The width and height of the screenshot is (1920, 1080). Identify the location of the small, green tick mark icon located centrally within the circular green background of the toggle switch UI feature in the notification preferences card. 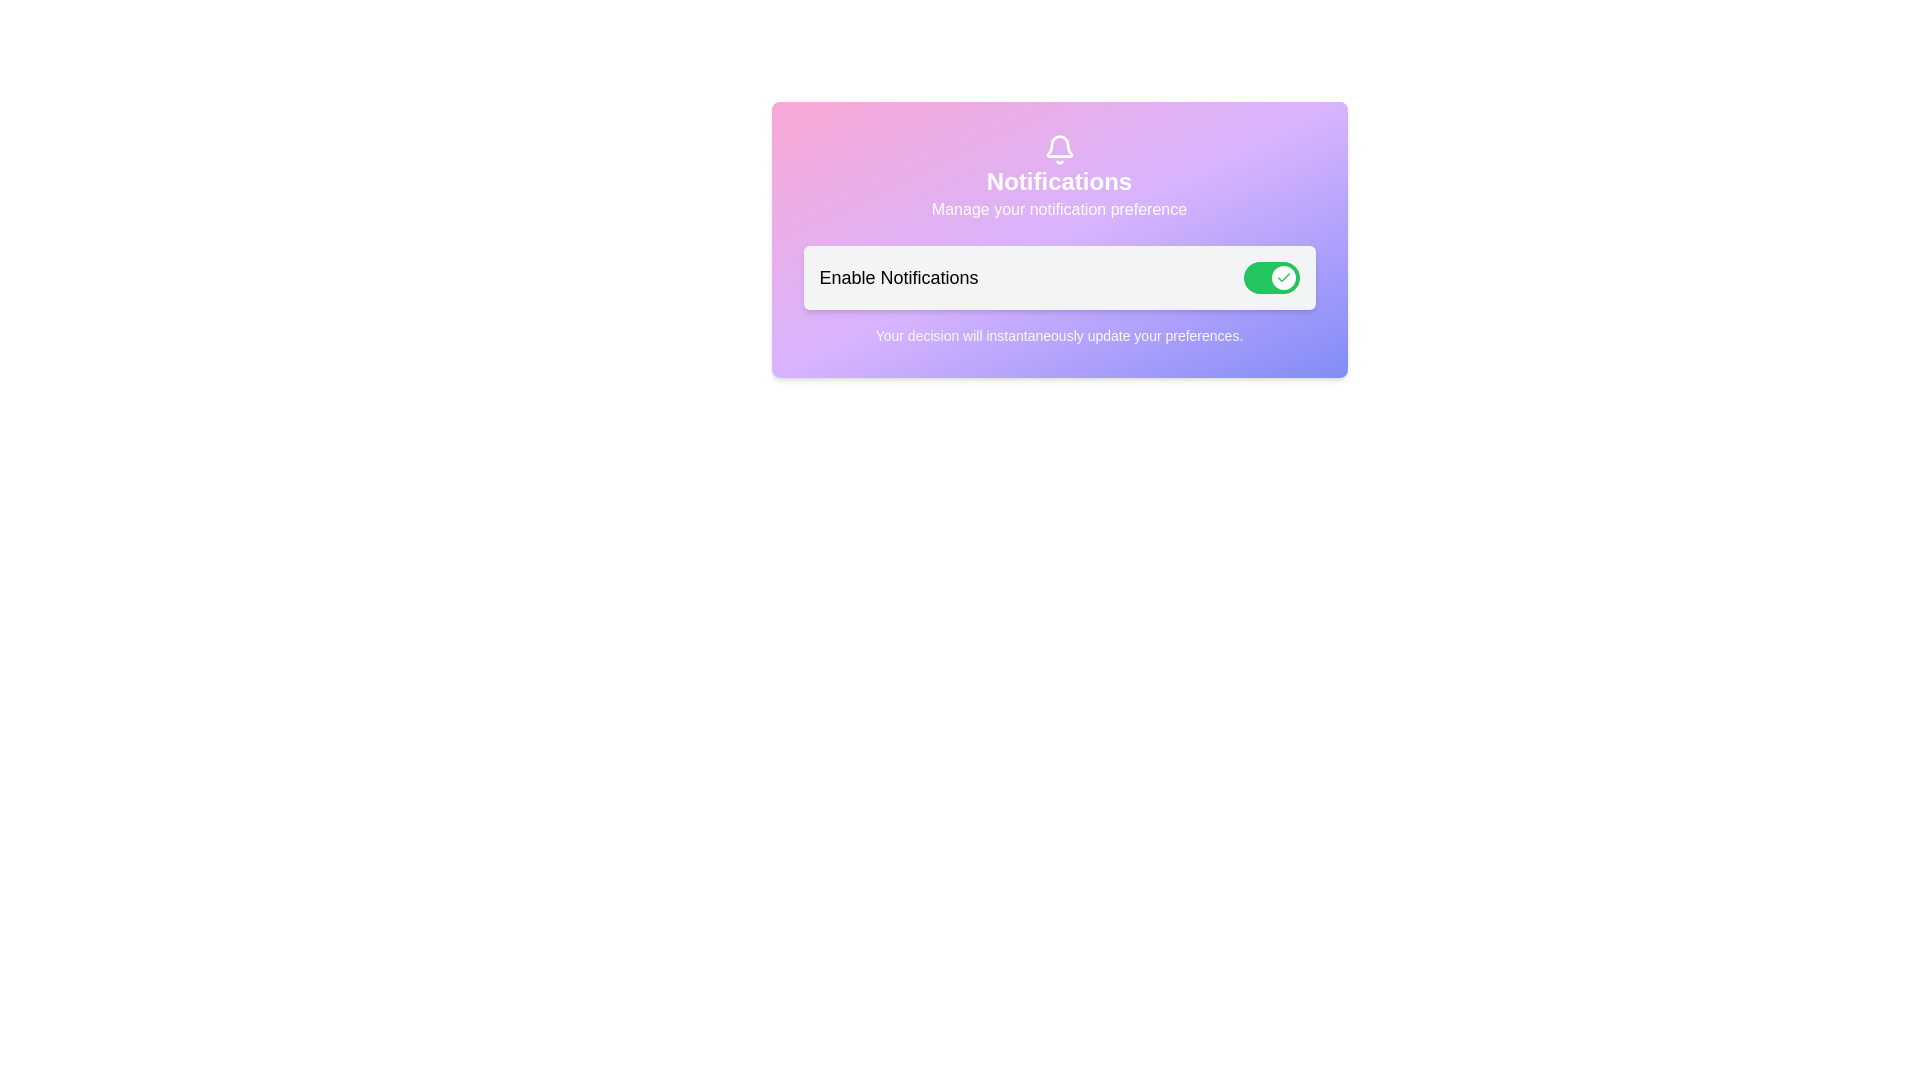
(1283, 277).